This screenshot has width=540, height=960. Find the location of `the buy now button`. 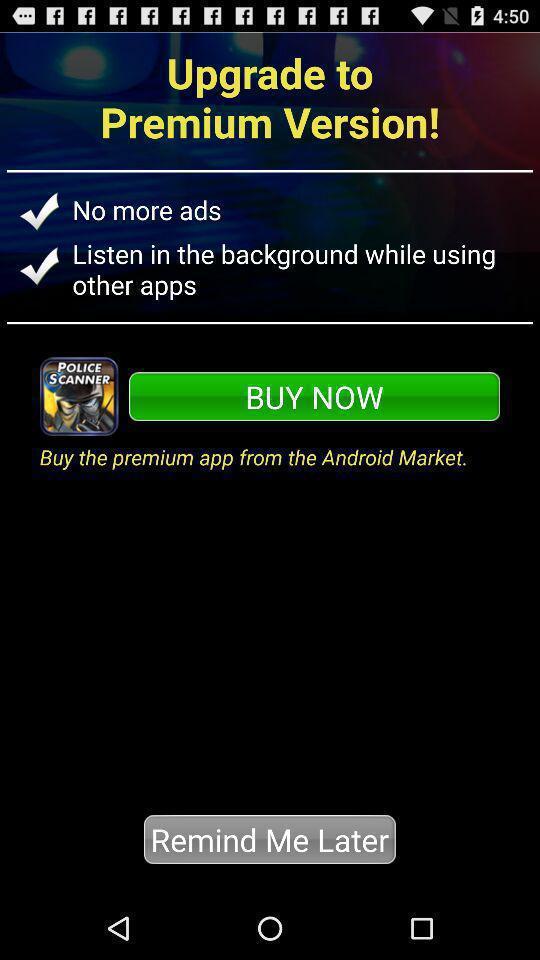

the buy now button is located at coordinates (314, 395).